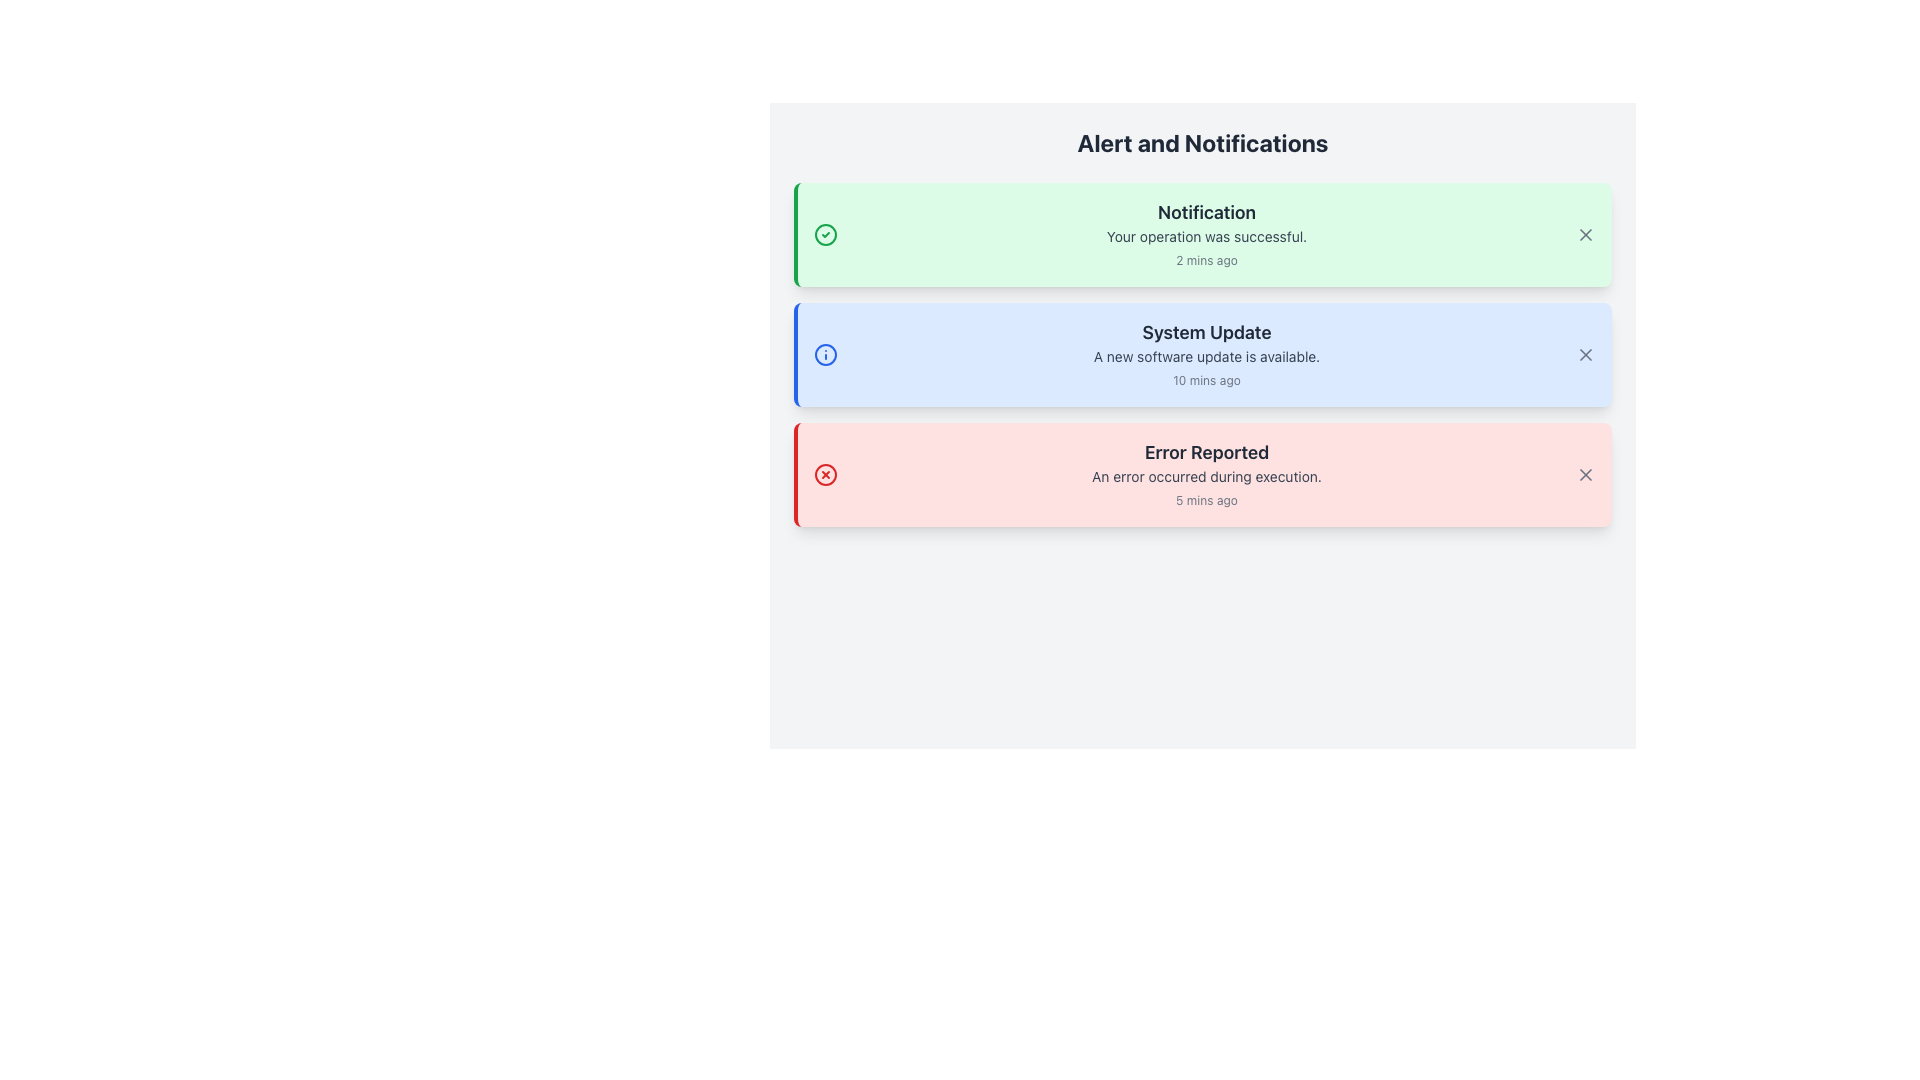 This screenshot has width=1920, height=1080. I want to click on the text label displaying '10 mins ago' in small gray font, located at the bottom-right of the 'System Update' notification card, so click(1205, 380).